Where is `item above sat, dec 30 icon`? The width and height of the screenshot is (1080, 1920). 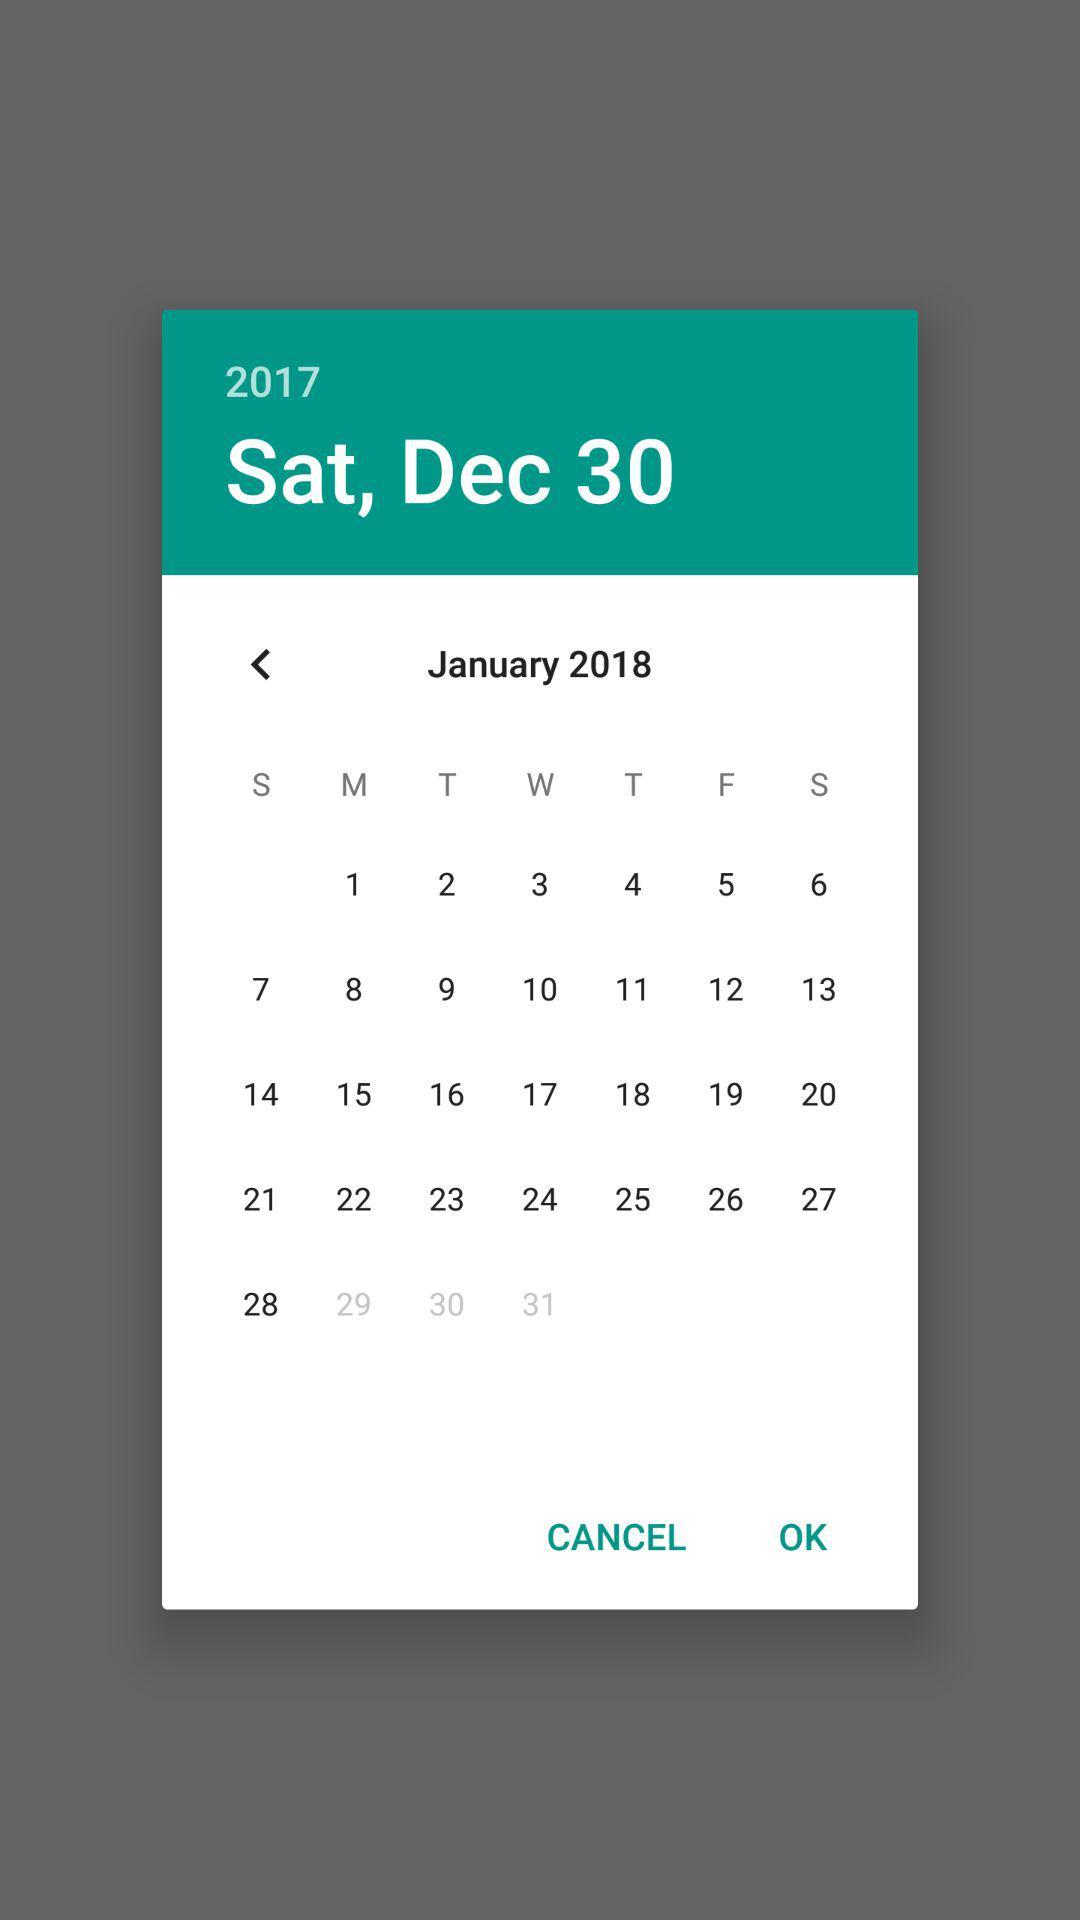
item above sat, dec 30 icon is located at coordinates (540, 359).